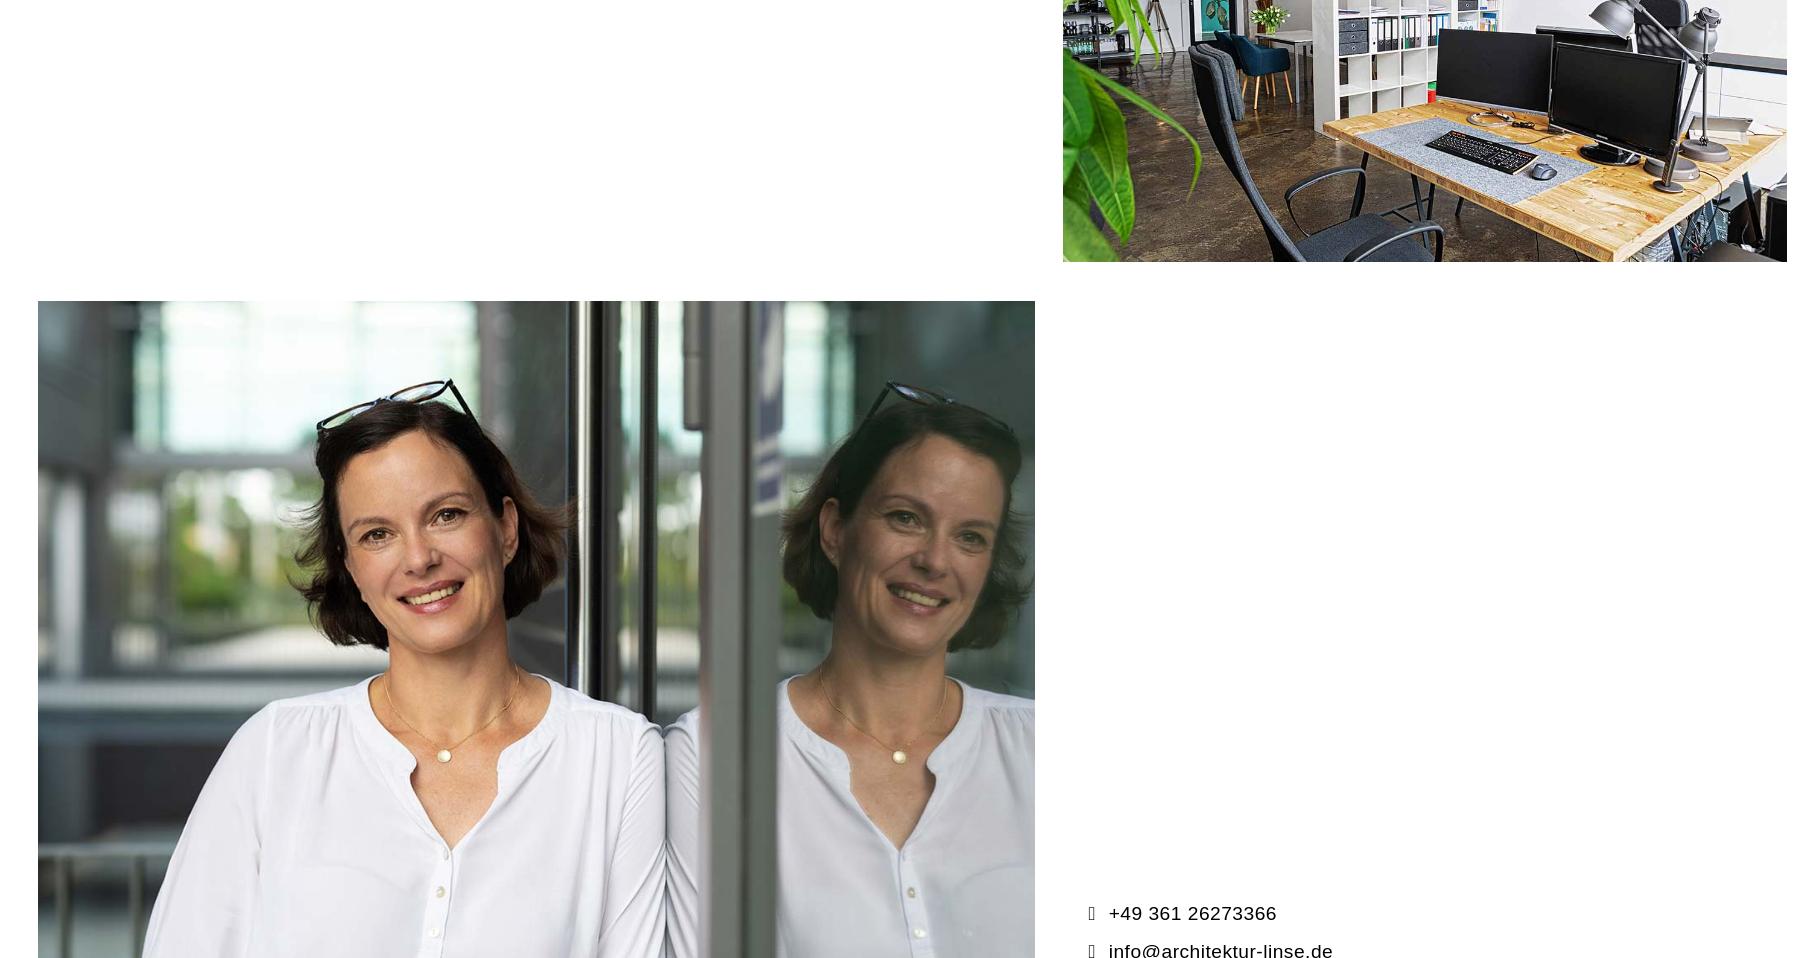 The image size is (1800, 958). Describe the element at coordinates (374, 706) in the screenshot. I see `'gelesen und akzeptiere diese.'` at that location.